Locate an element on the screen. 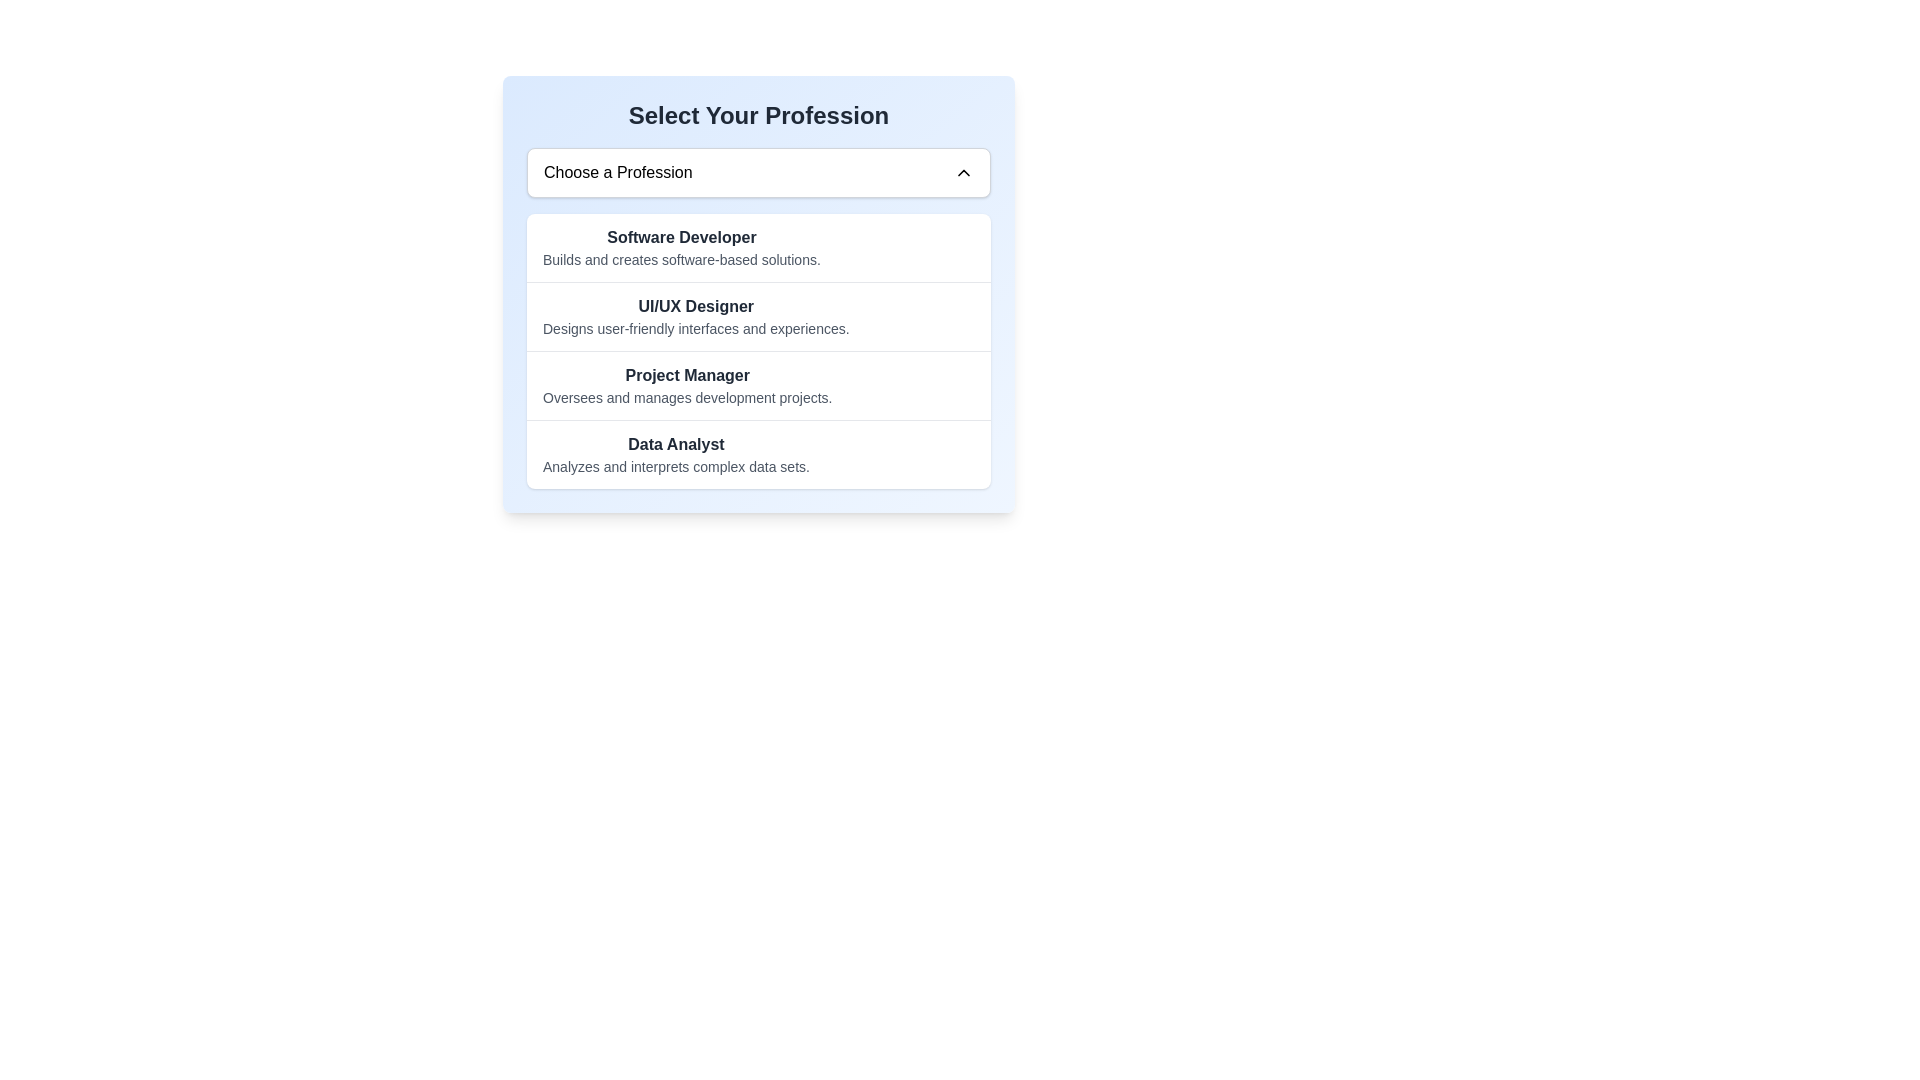 This screenshot has height=1080, width=1920. the text displaying 'Choose a Profession' is located at coordinates (617, 172).